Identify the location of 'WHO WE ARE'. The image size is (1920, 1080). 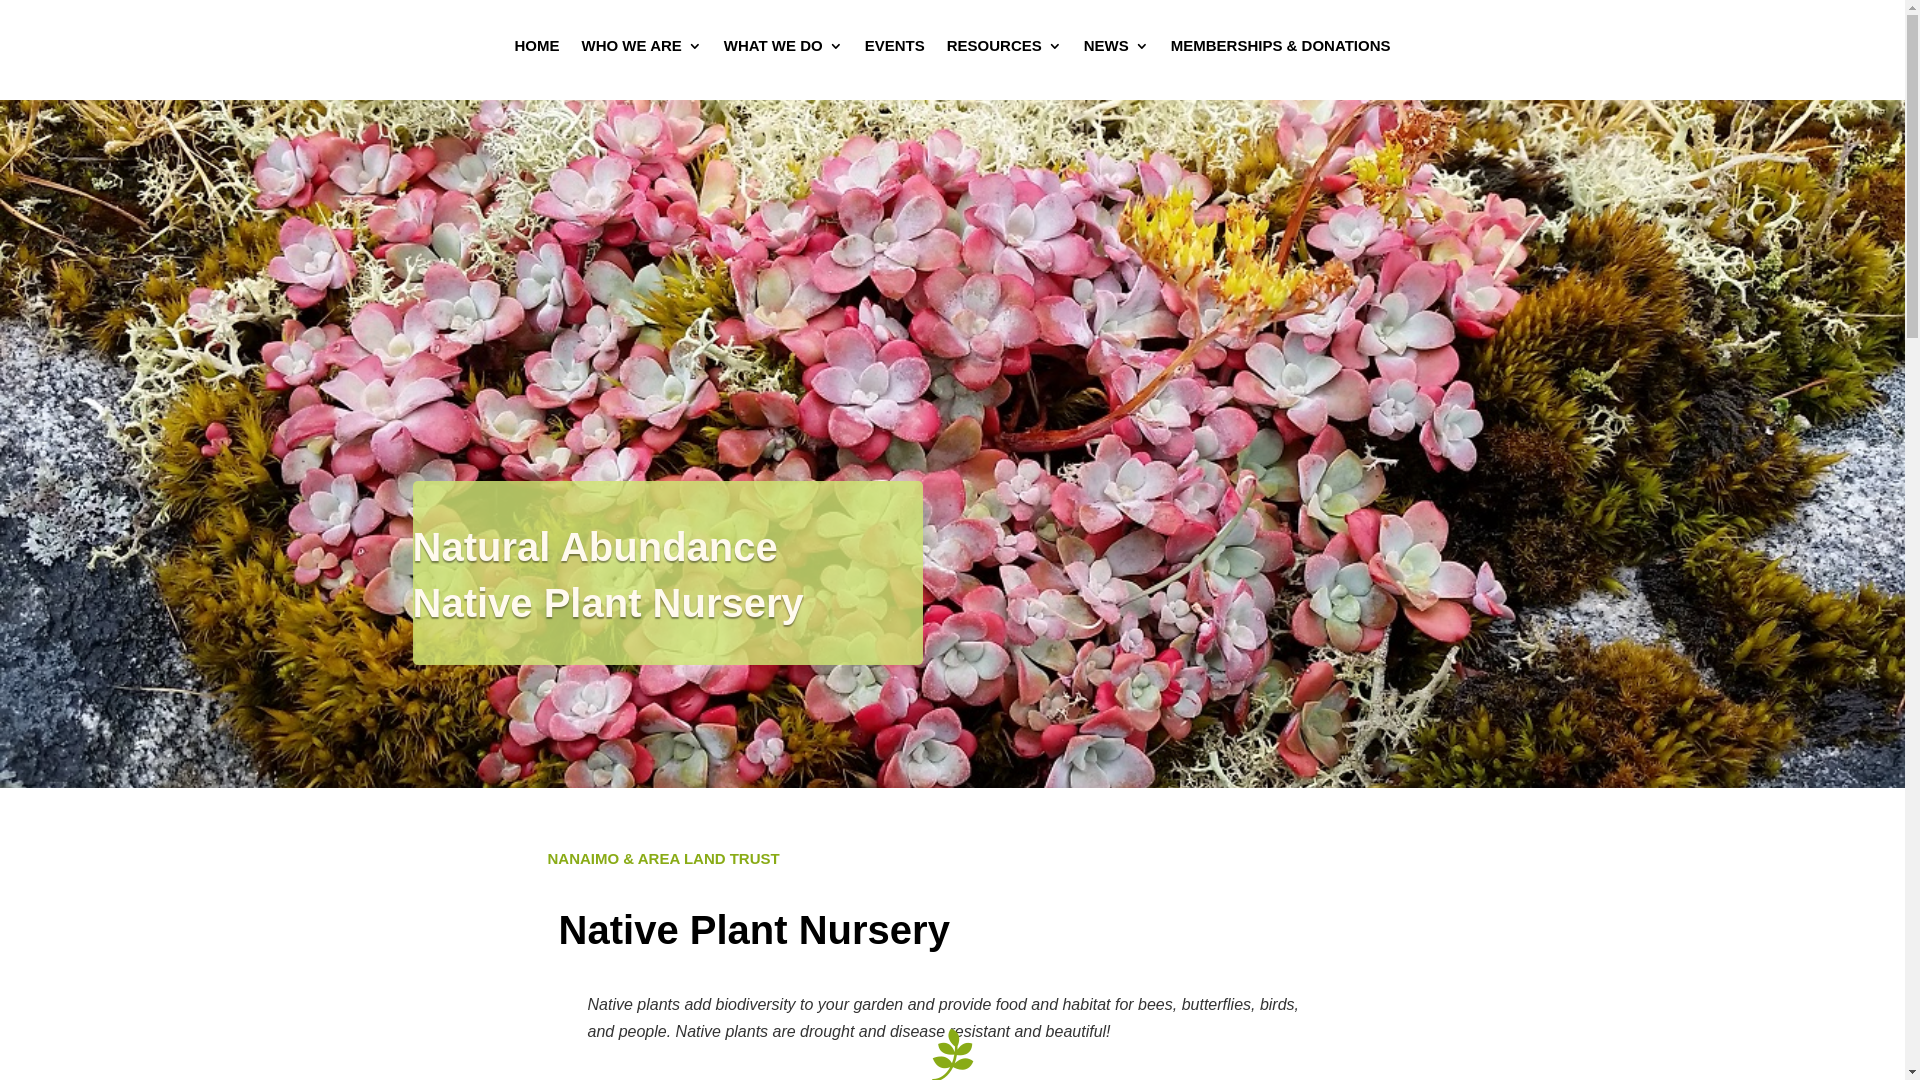
(580, 49).